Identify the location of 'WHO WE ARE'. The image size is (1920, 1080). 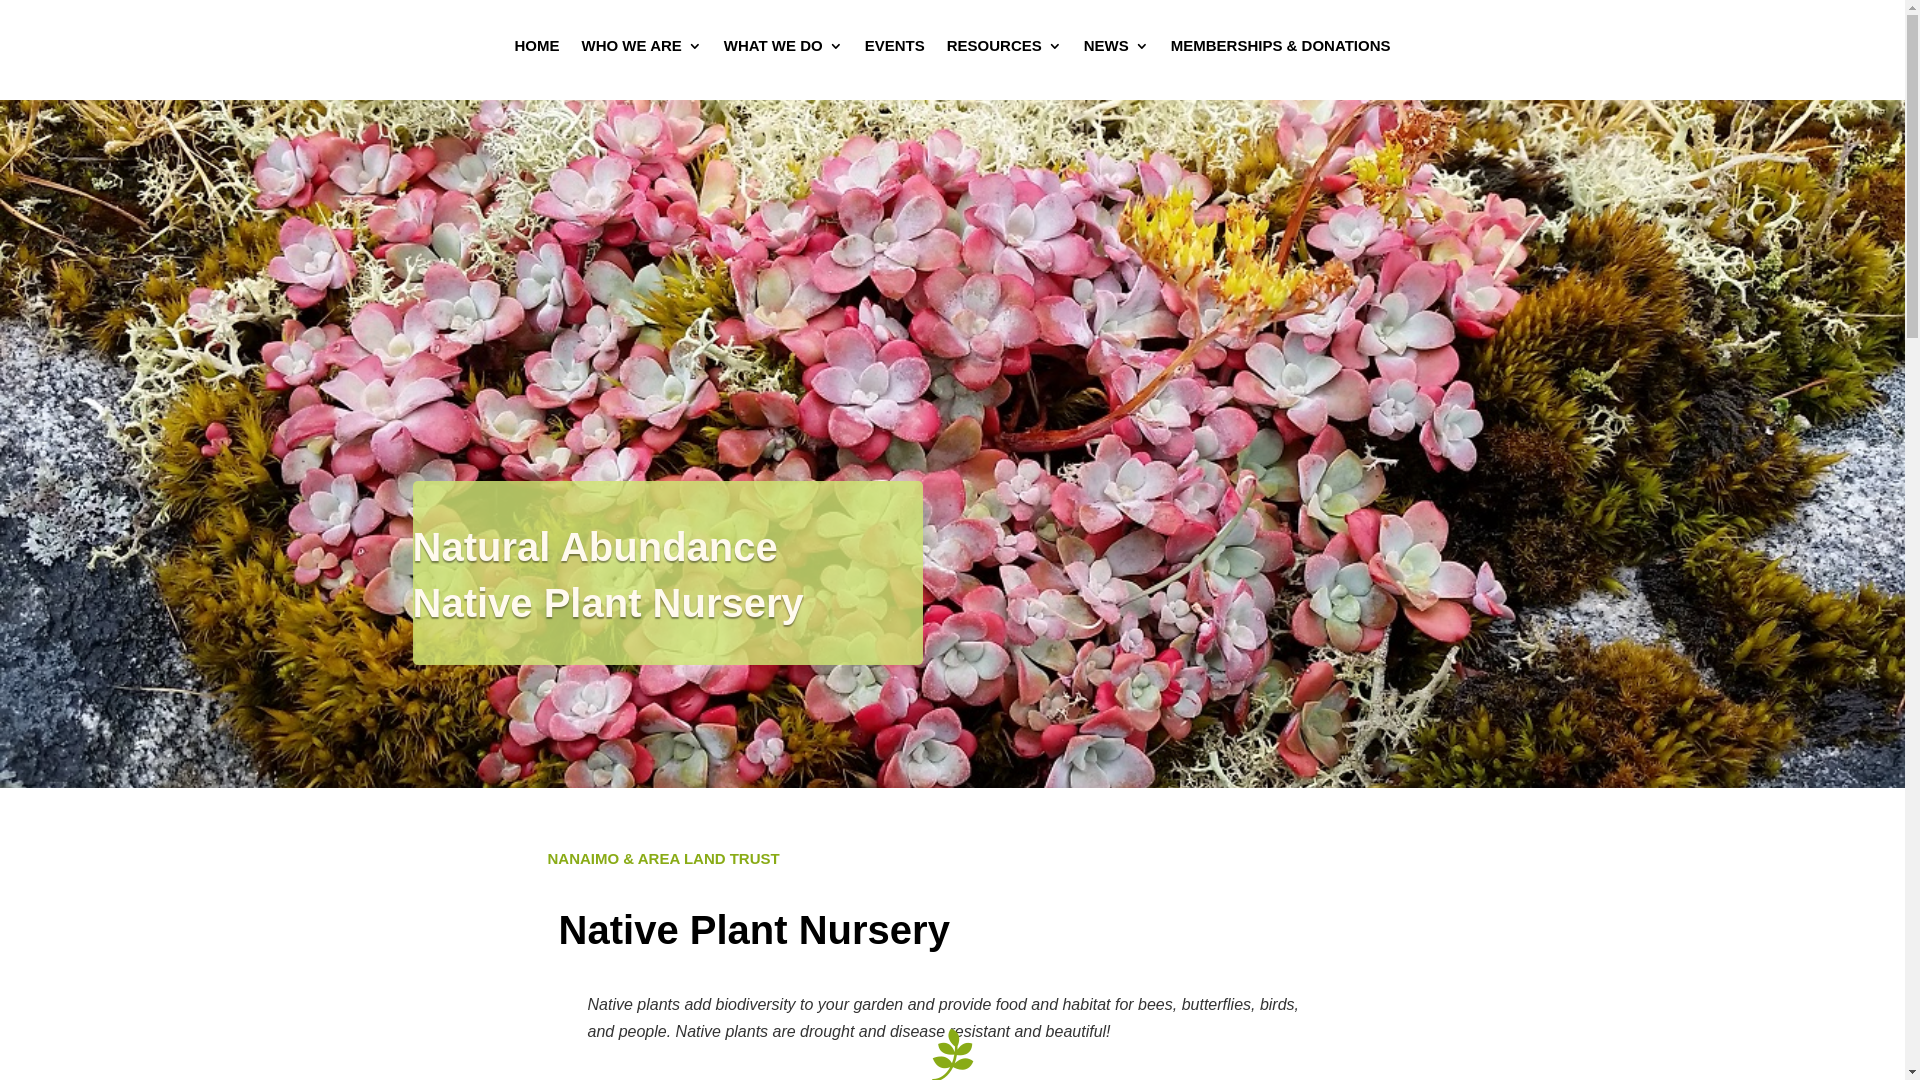
(580, 49).